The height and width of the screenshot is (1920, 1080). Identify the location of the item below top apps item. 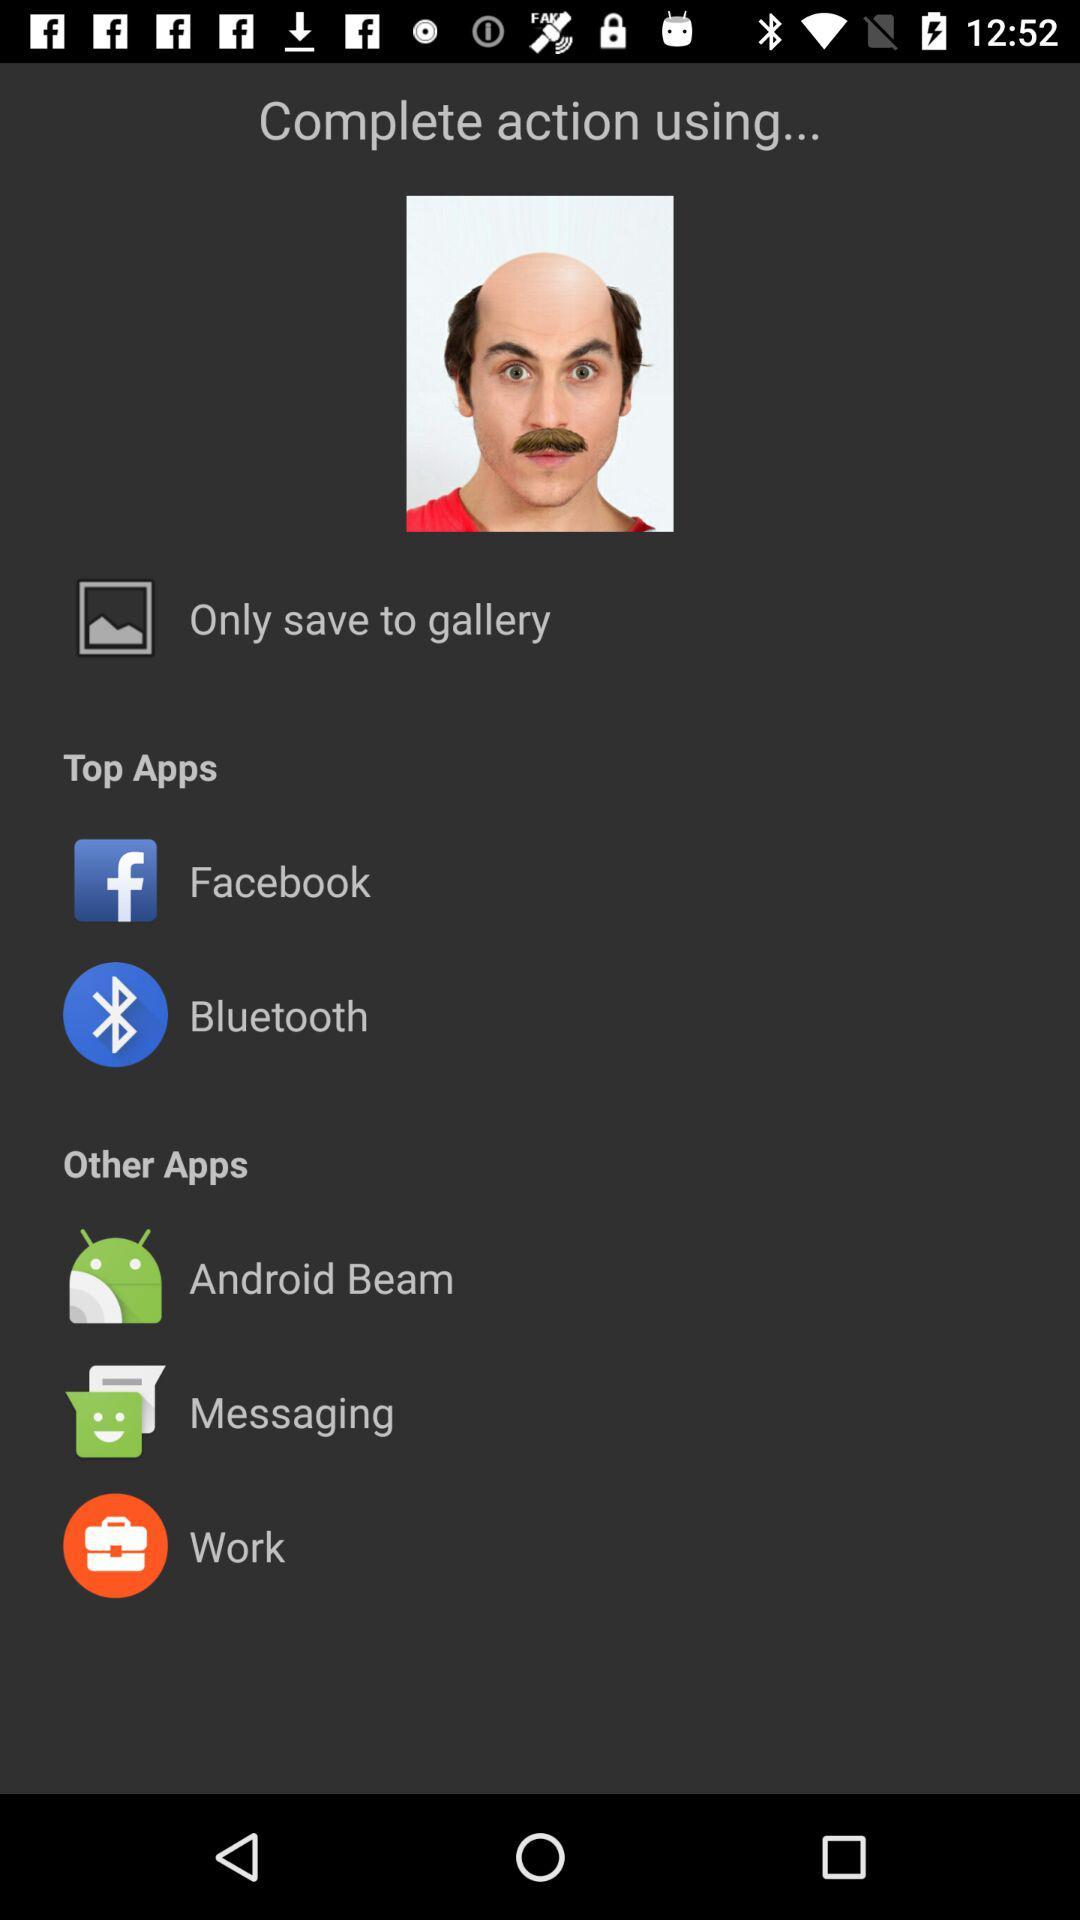
(540, 813).